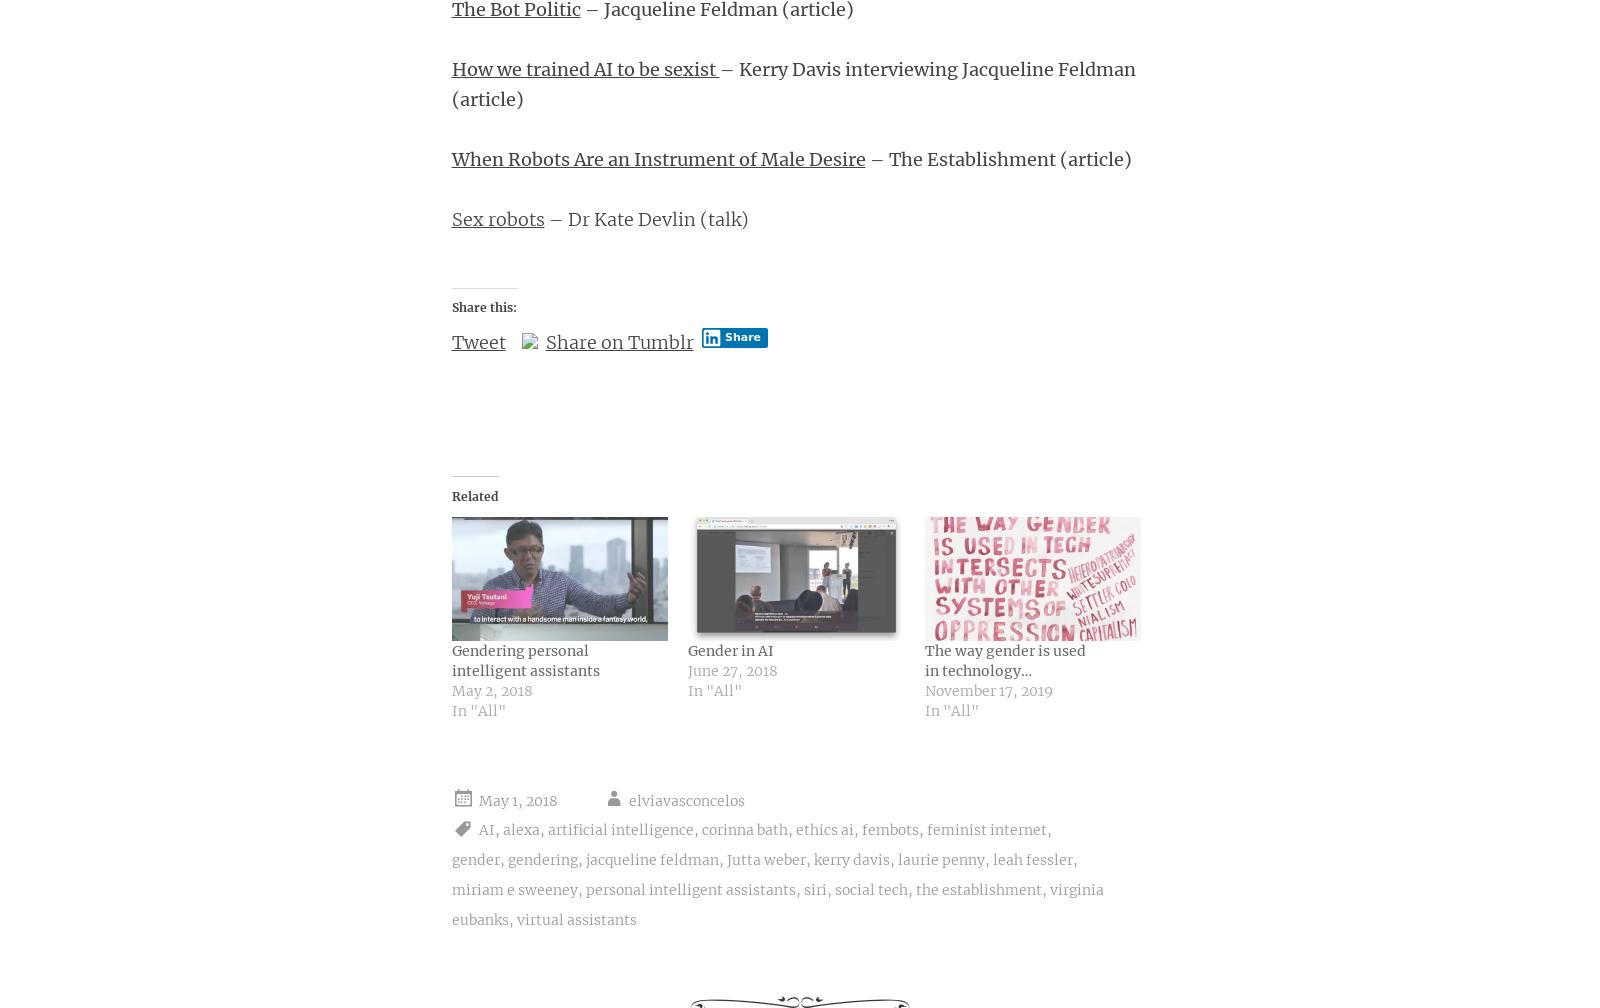 This screenshot has width=1600, height=1008. I want to click on '– Kerry Davis interviewing Jacqueline Feldman (article)', so click(792, 84).